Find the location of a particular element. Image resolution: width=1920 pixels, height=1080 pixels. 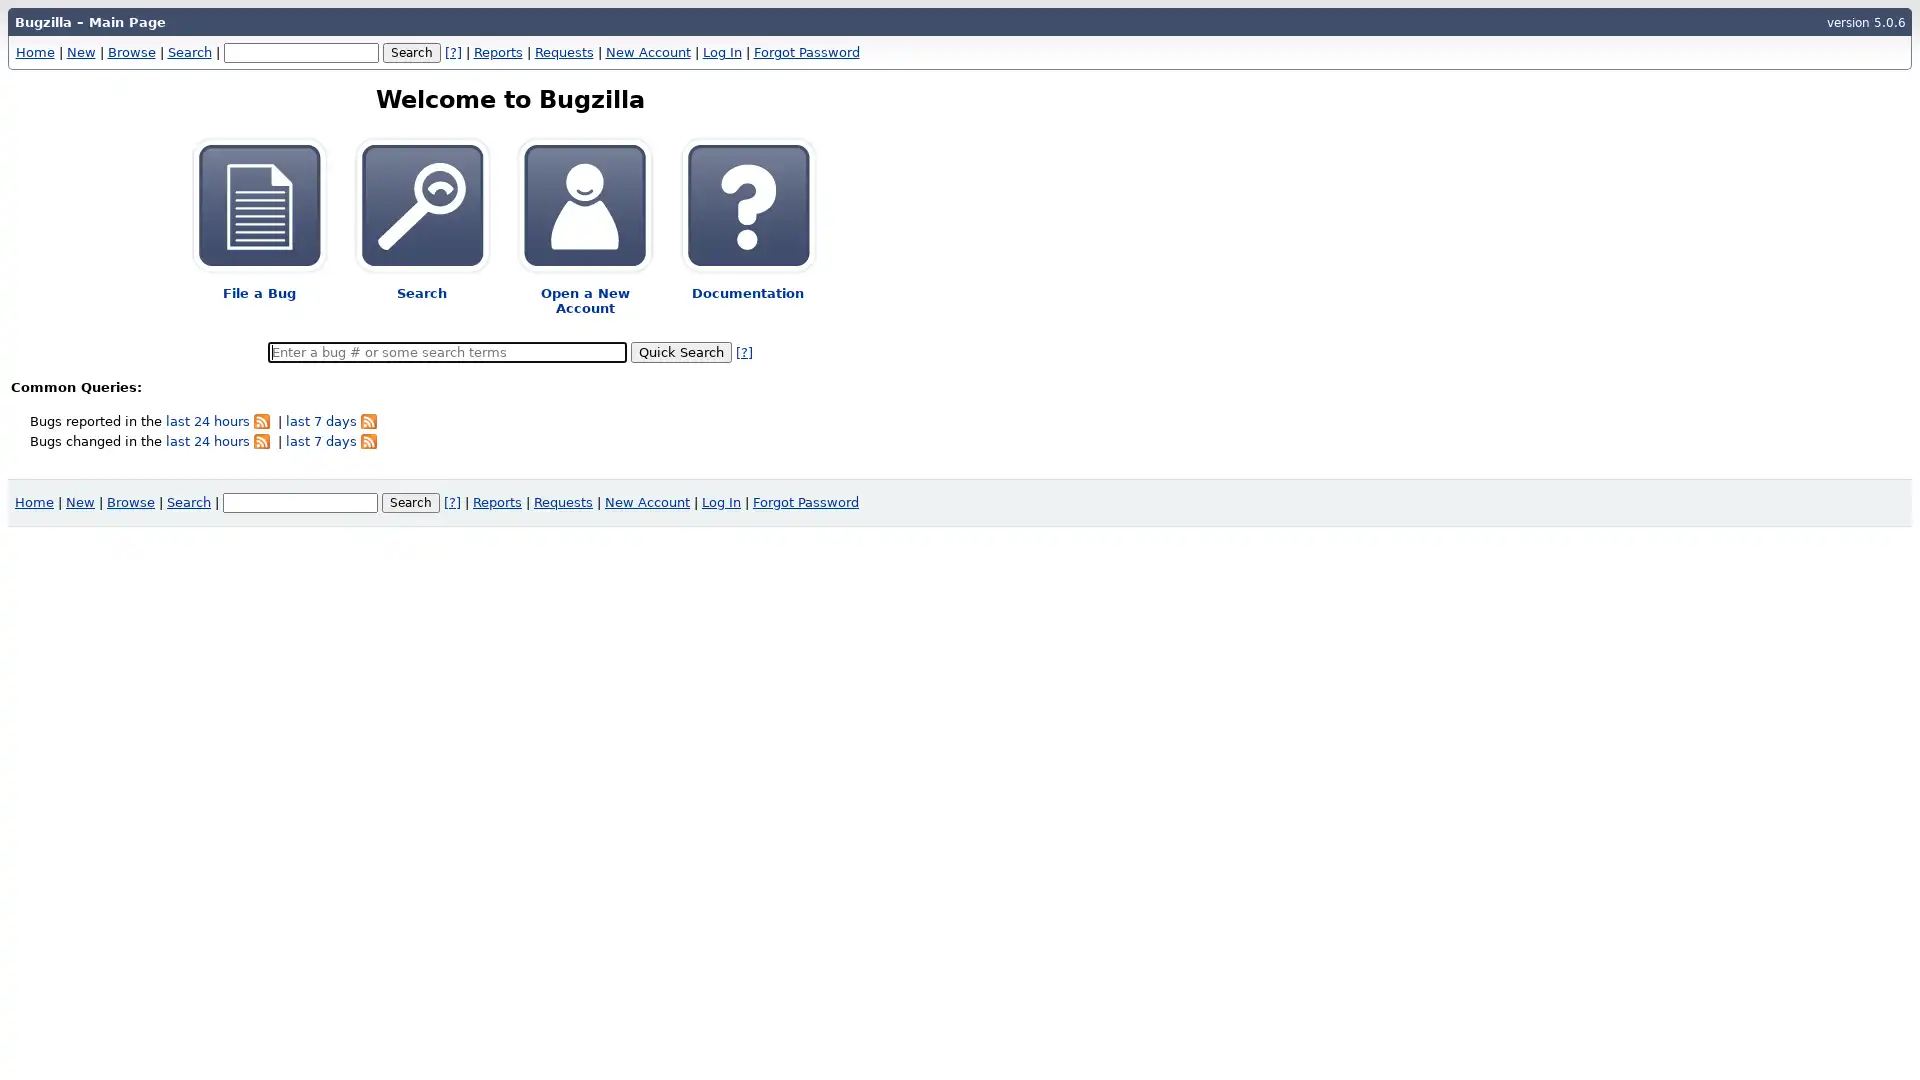

Search is located at coordinates (410, 50).